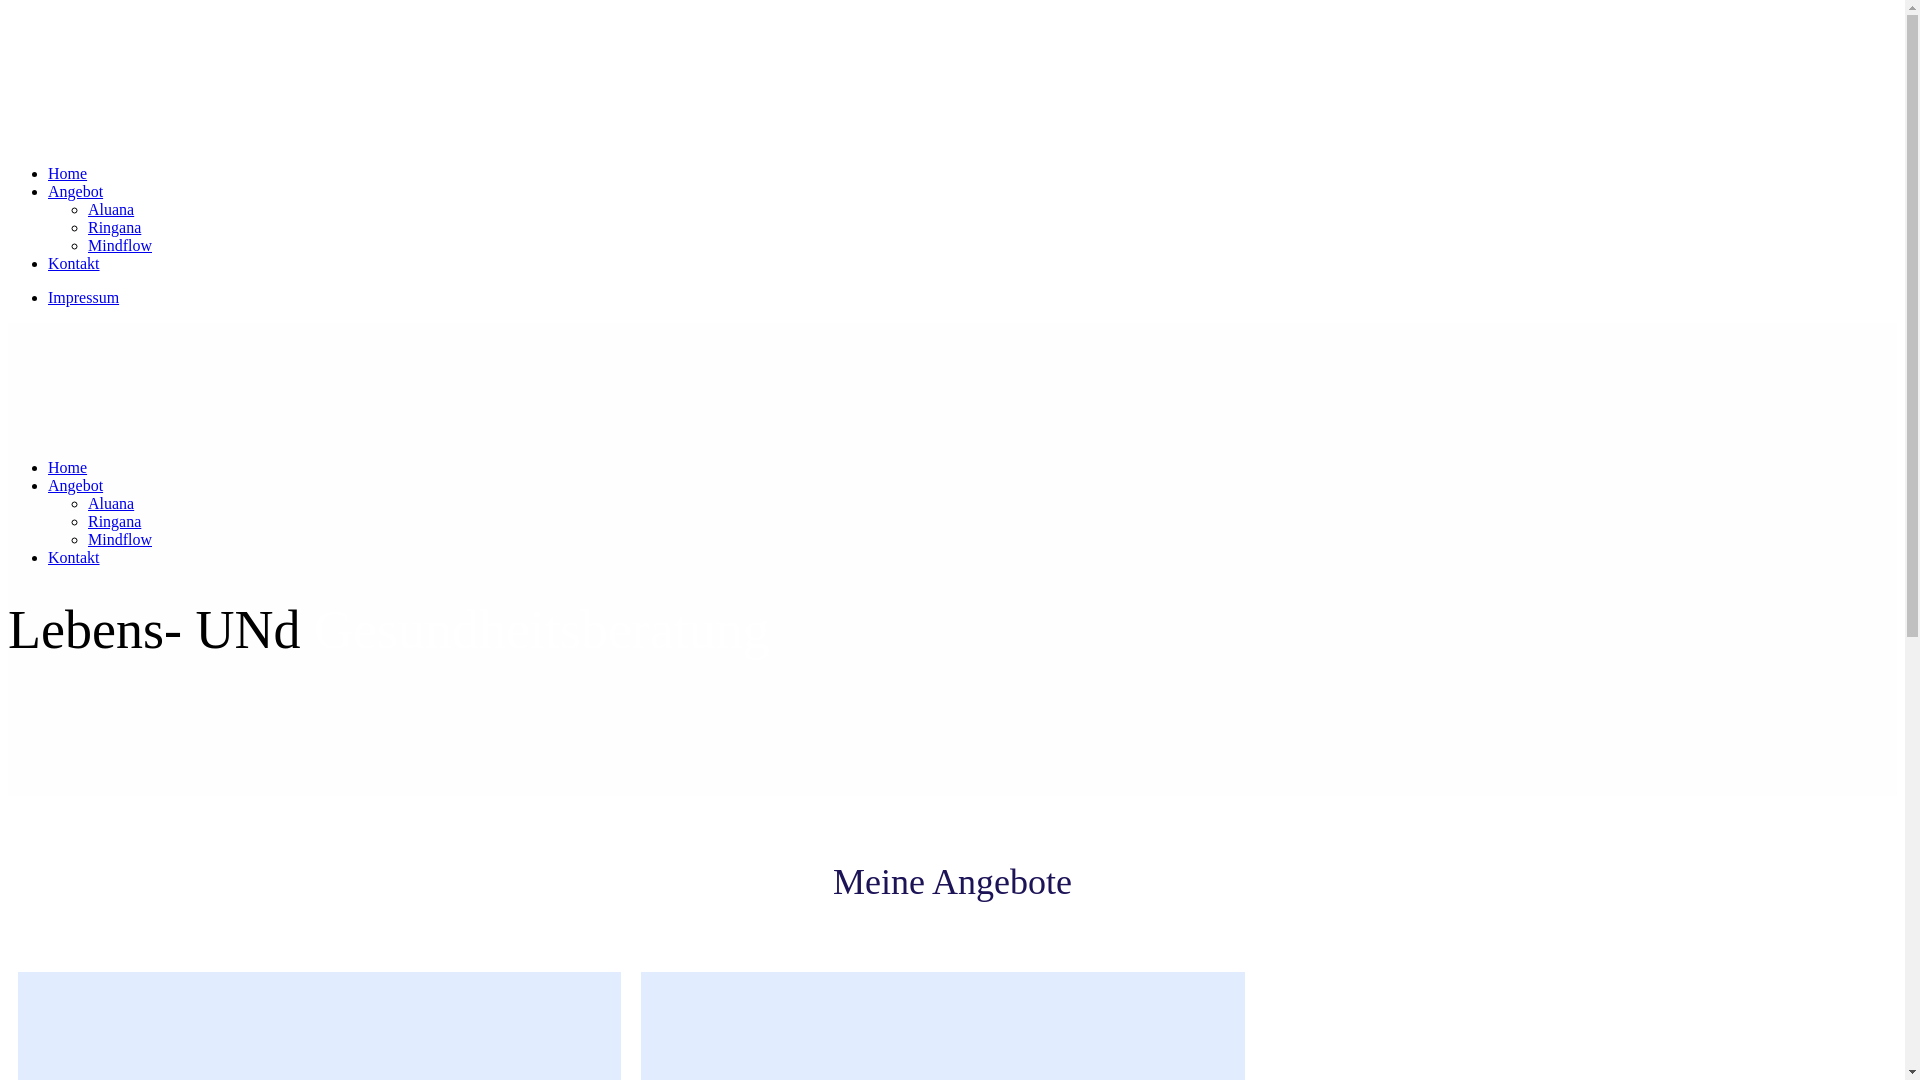 The image size is (1920, 1080). Describe the element at coordinates (73, 262) in the screenshot. I see `'Kontakt'` at that location.